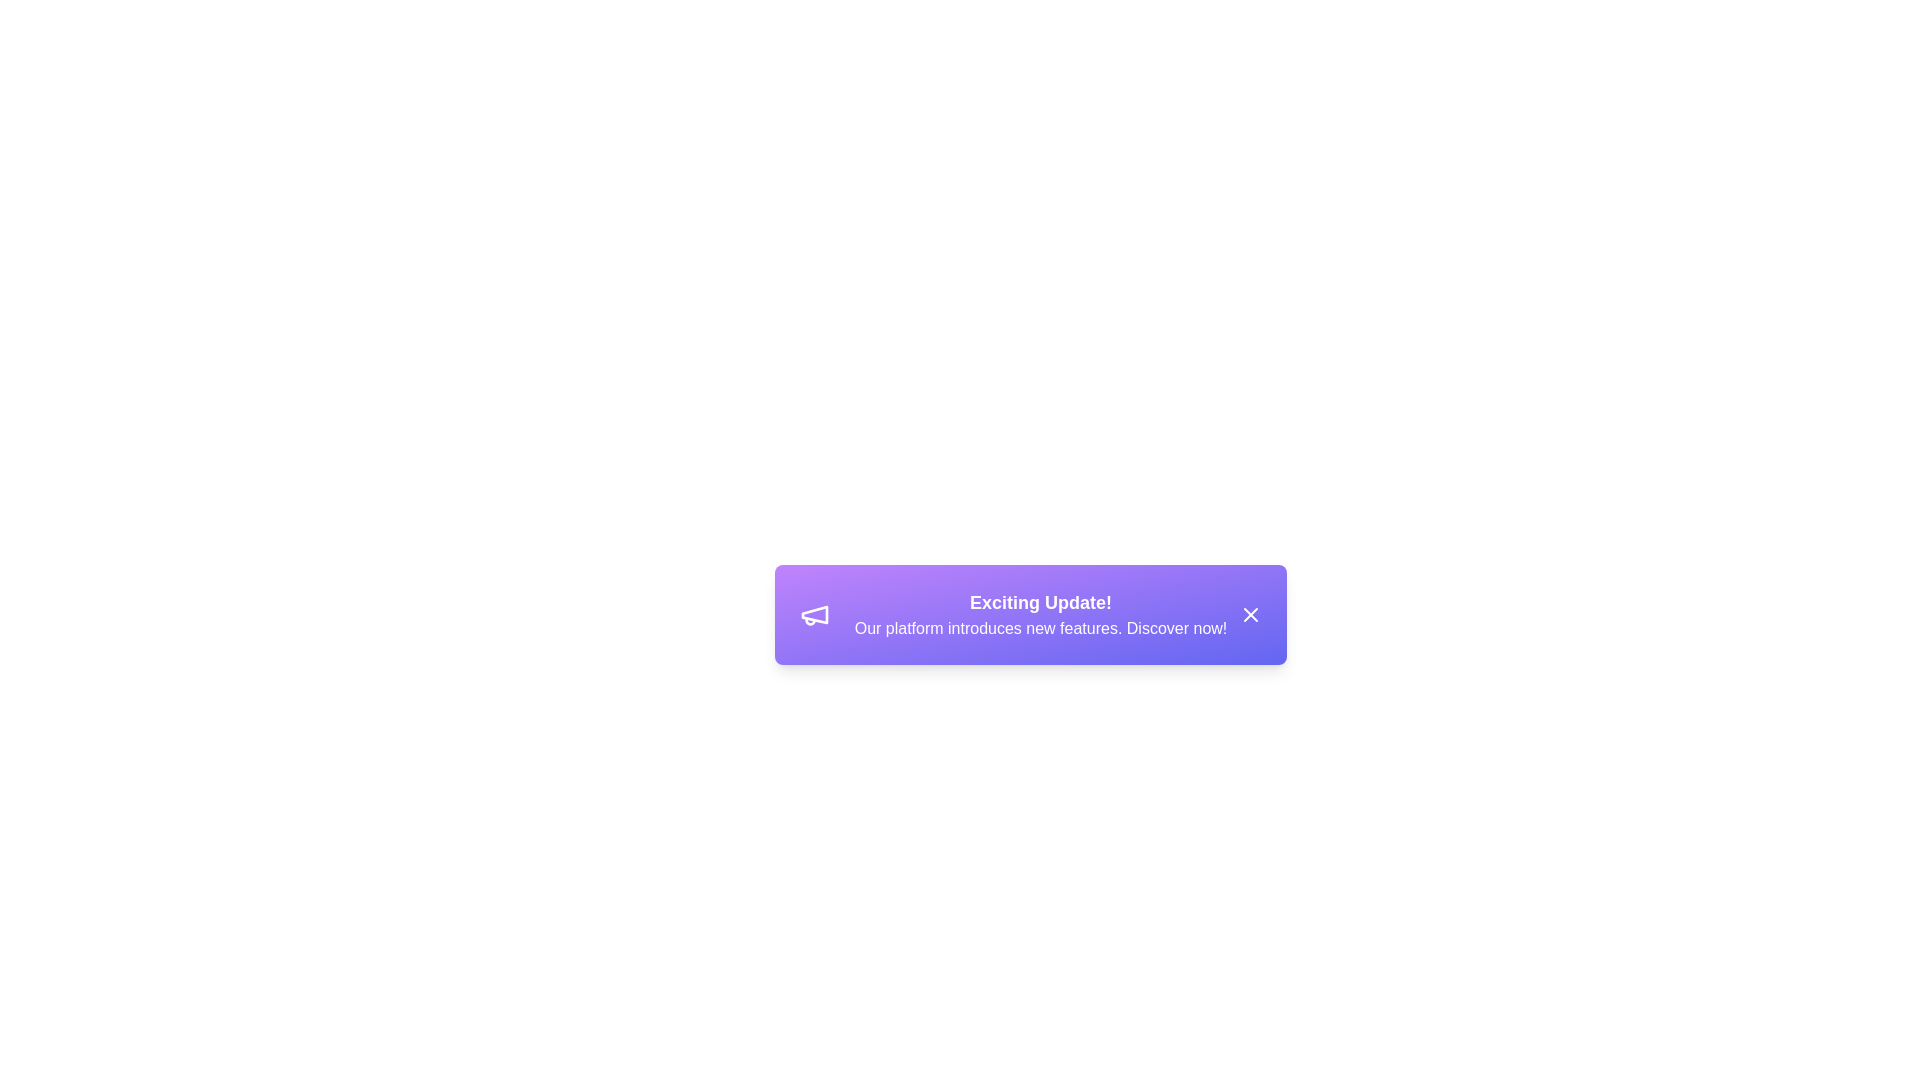  I want to click on the close button of the alert to dismiss it, so click(1250, 613).